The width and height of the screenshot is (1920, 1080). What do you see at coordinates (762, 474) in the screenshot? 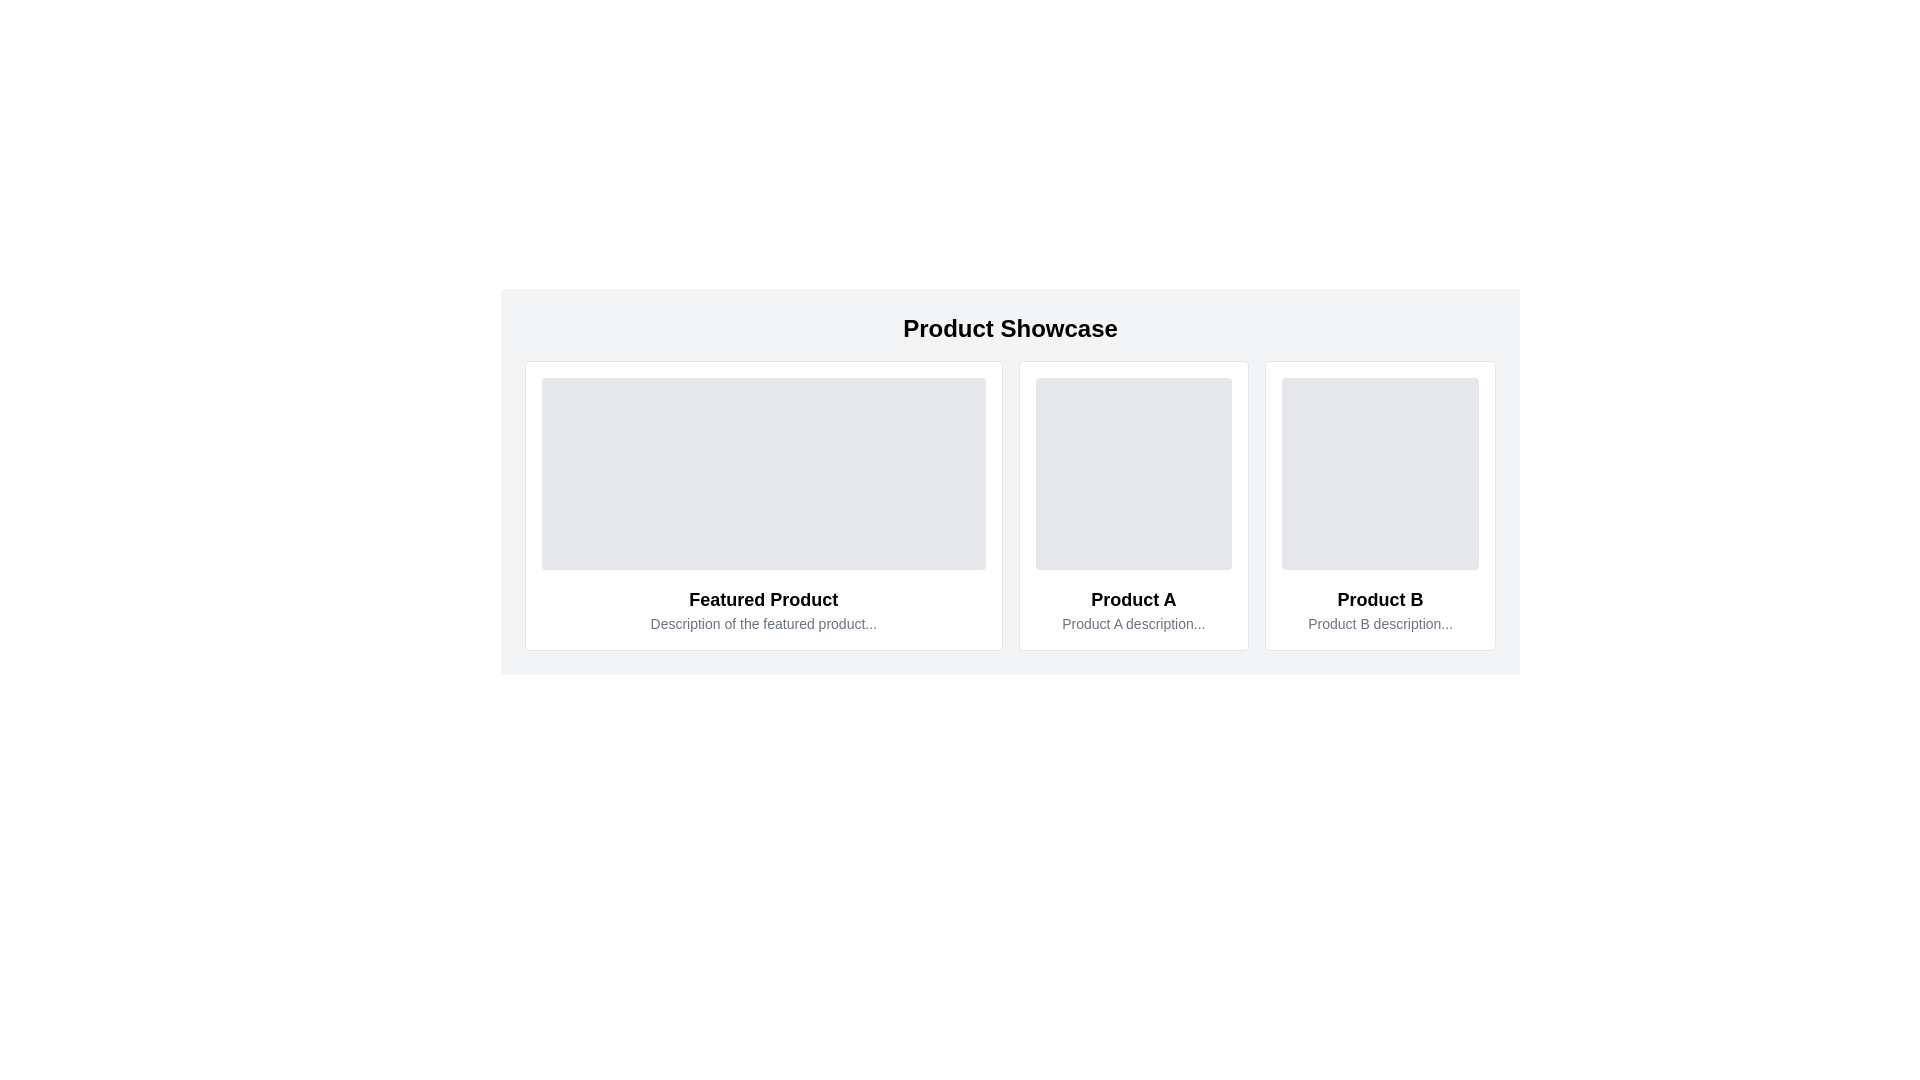
I see `the image placeholder or graphical display area located at the top section of the 'Featured Product' card in the leftmost card of the product showcase layout` at bounding box center [762, 474].